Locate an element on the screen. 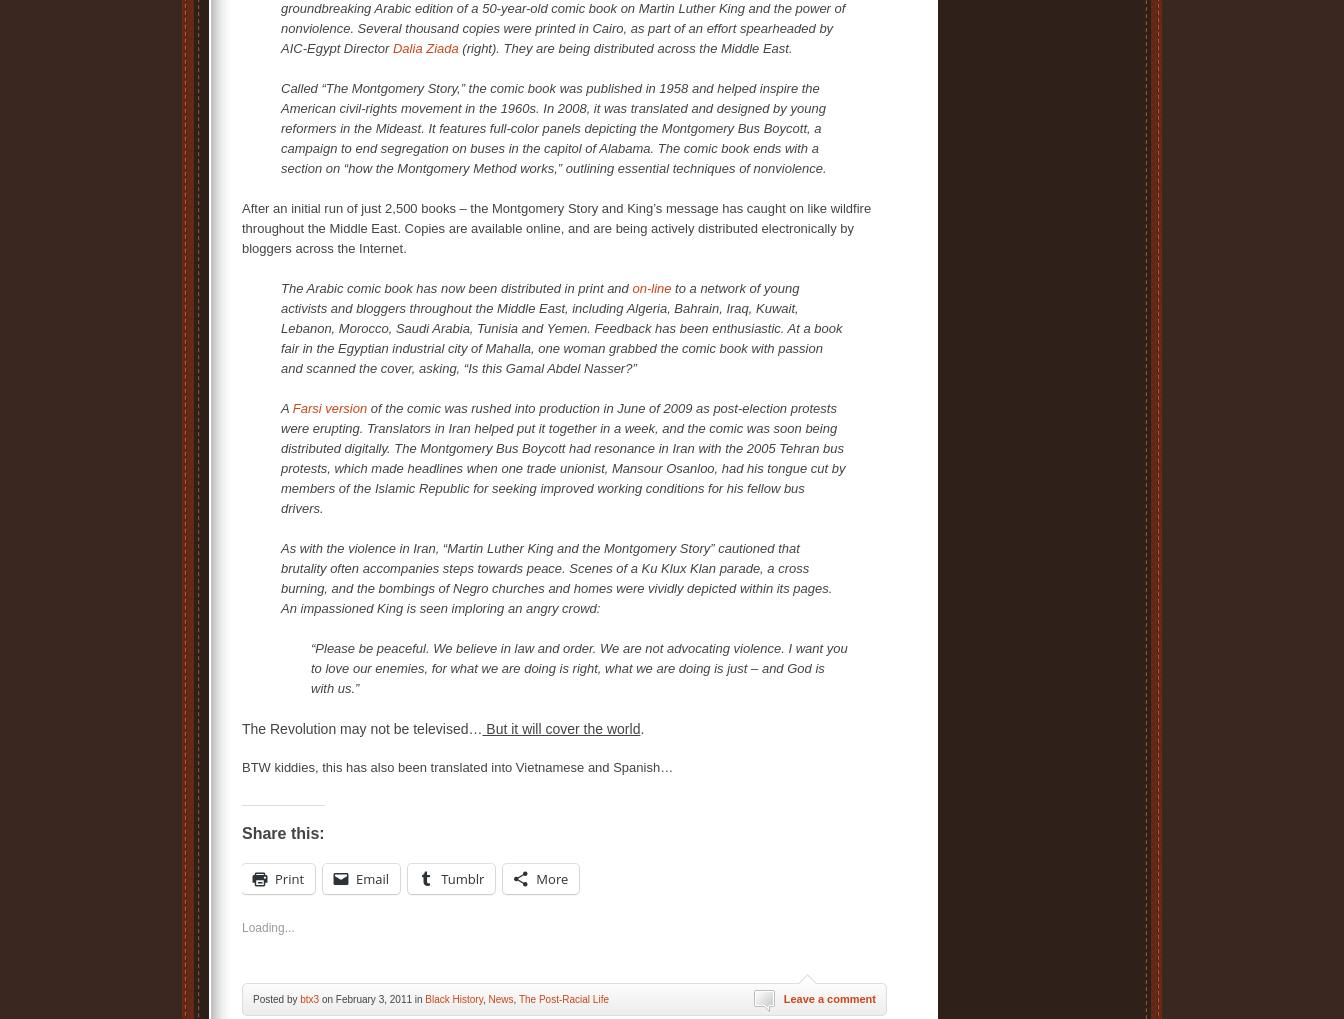 Image resolution: width=1344 pixels, height=1019 pixels. '.' is located at coordinates (642, 728).